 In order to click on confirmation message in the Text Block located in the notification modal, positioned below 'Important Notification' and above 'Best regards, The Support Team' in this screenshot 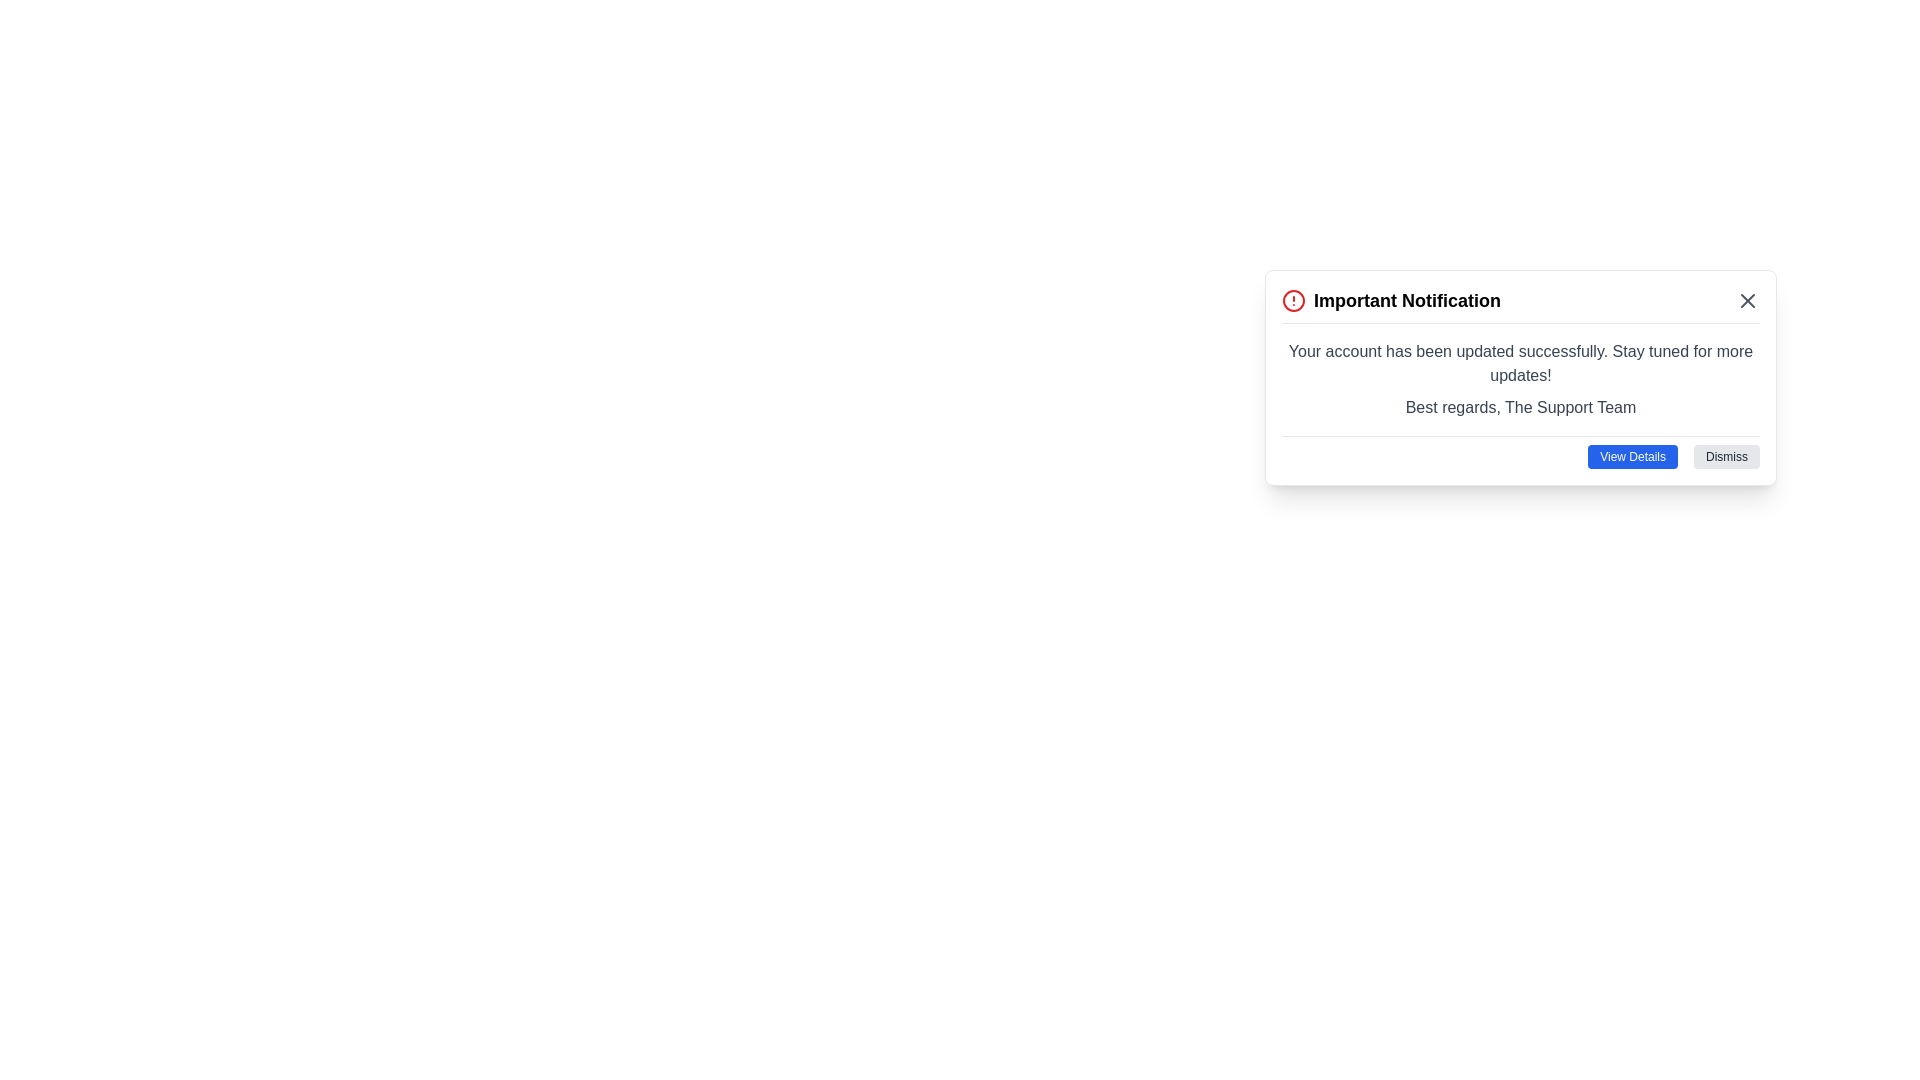, I will do `click(1520, 363)`.